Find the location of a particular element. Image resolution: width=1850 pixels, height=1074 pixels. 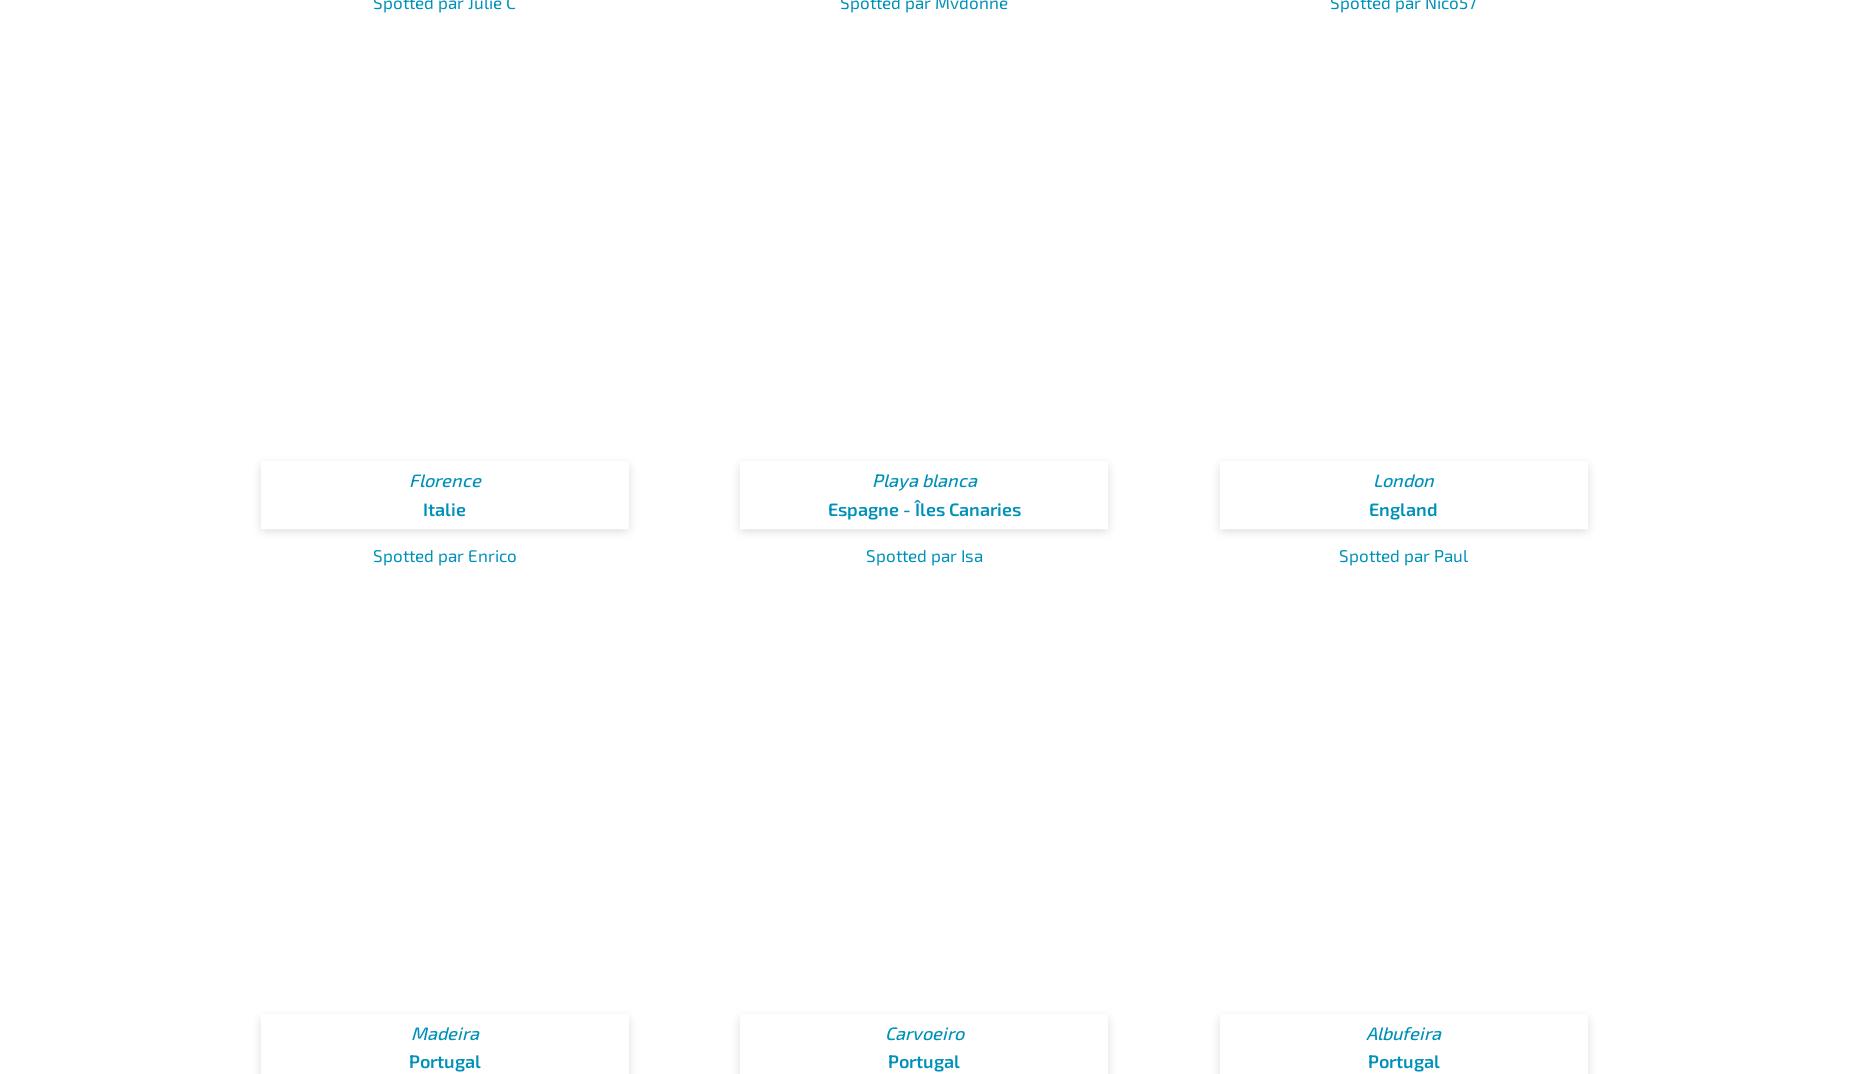

'Albufeira' is located at coordinates (1403, 1032).